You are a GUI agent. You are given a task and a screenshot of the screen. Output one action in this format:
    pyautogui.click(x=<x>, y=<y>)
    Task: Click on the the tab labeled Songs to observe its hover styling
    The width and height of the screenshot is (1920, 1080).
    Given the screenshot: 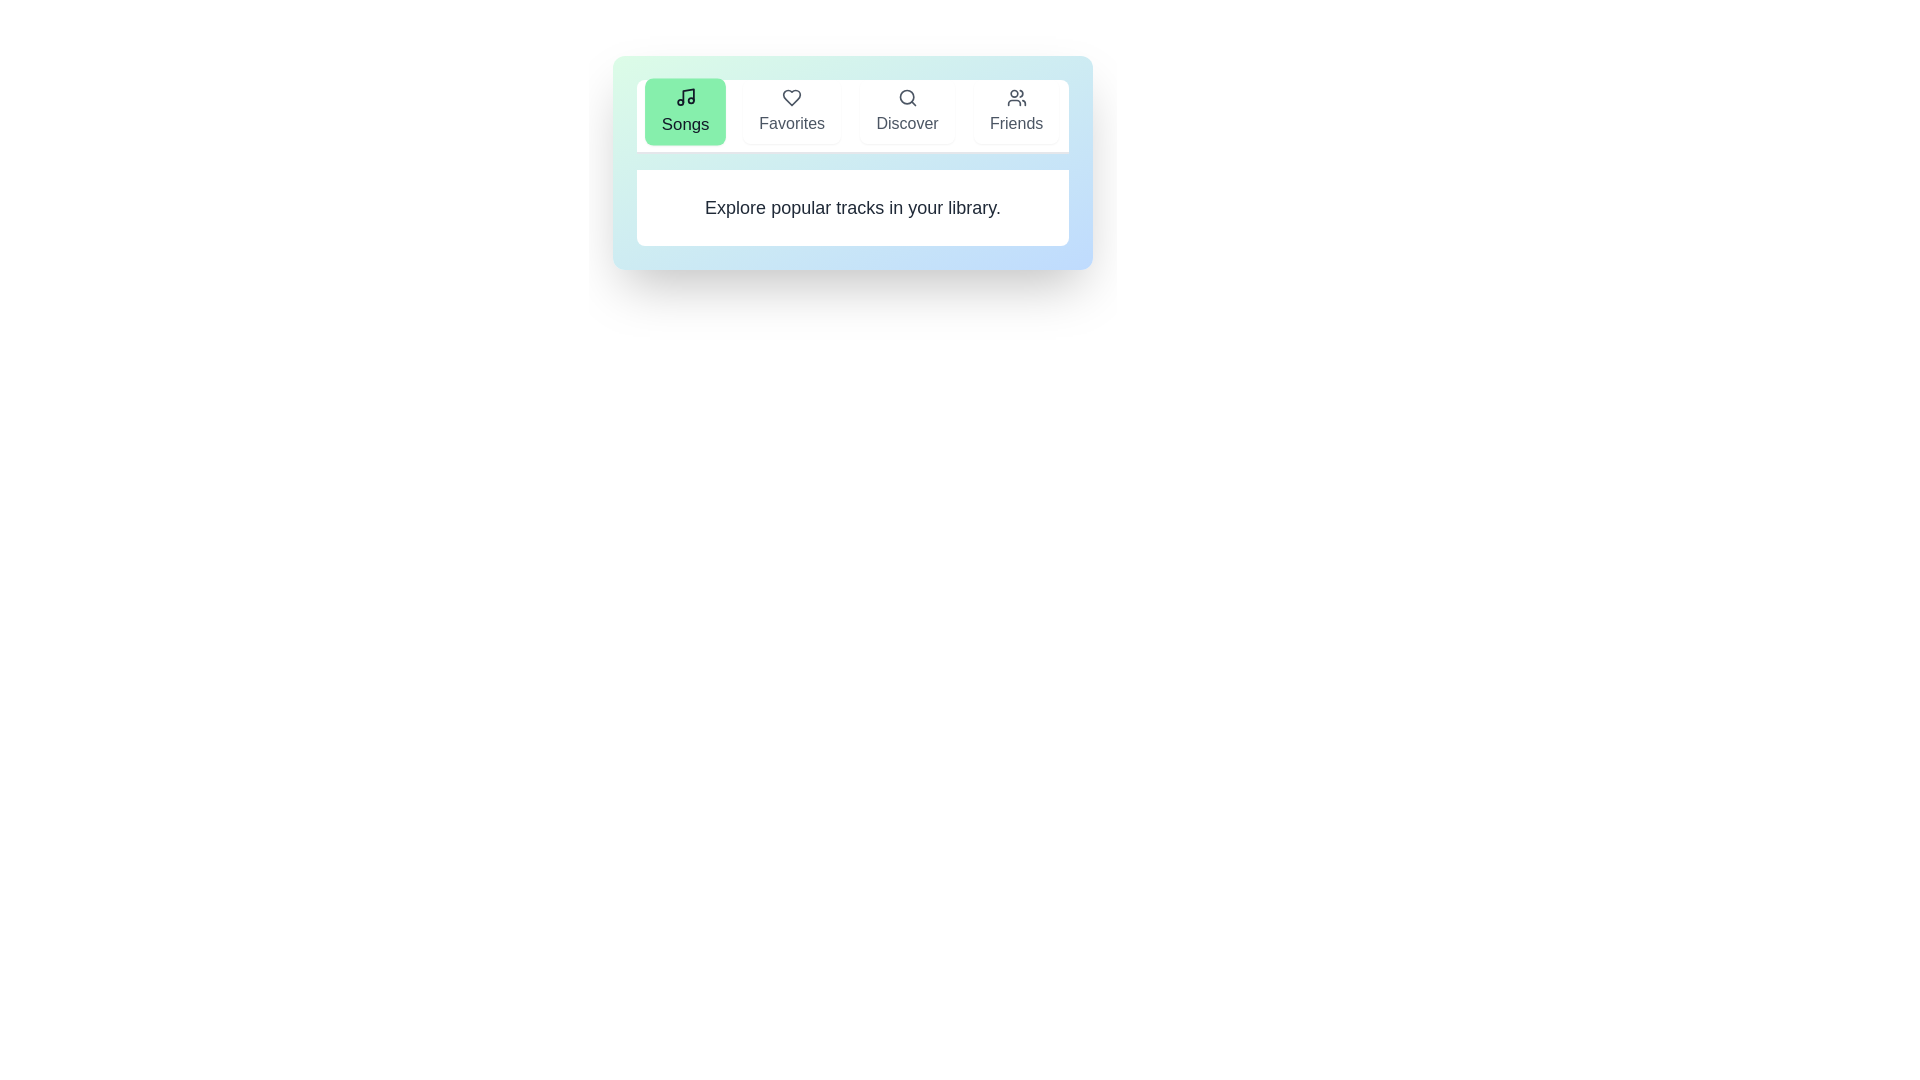 What is the action you would take?
    pyautogui.click(x=685, y=111)
    